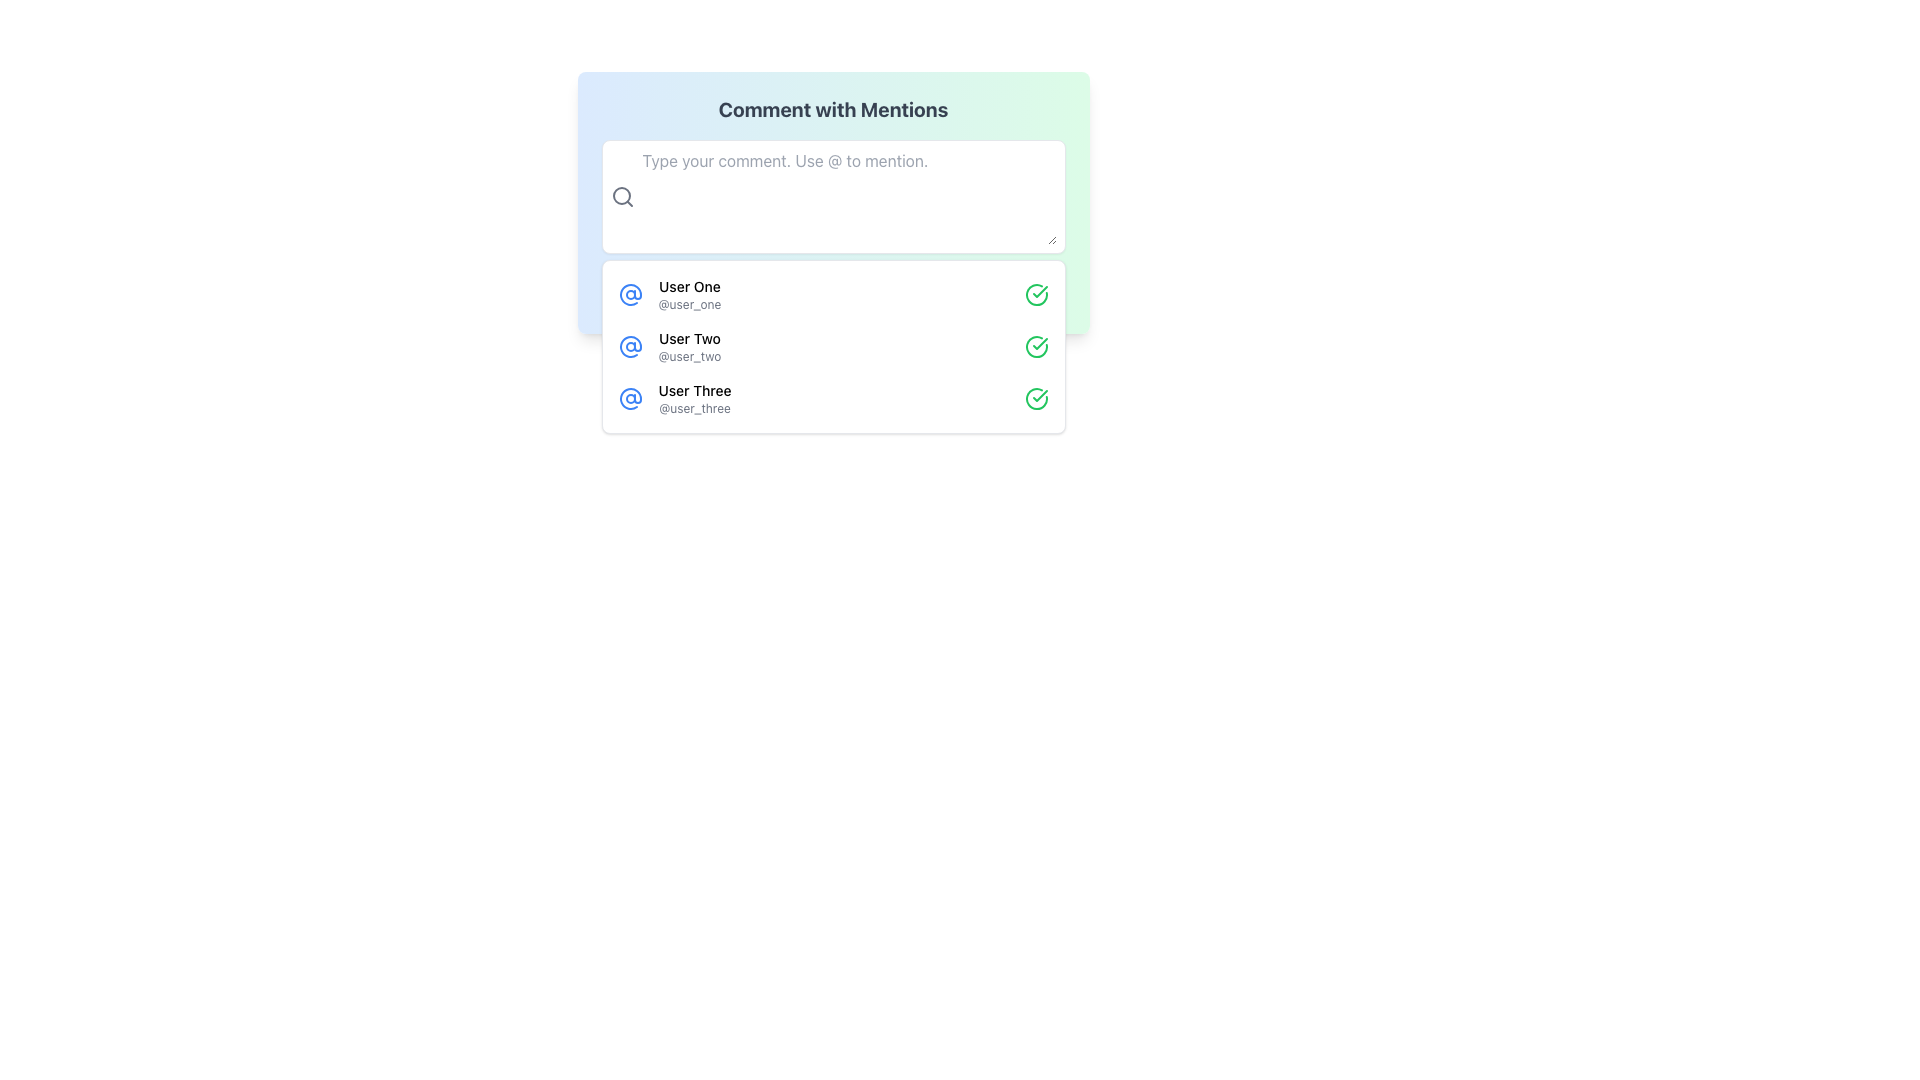 The image size is (1920, 1080). I want to click on the user mention icon for 'User Three', which is the leftmost icon adjacent to the labels 'User Three' and '@user_three', so click(629, 398).